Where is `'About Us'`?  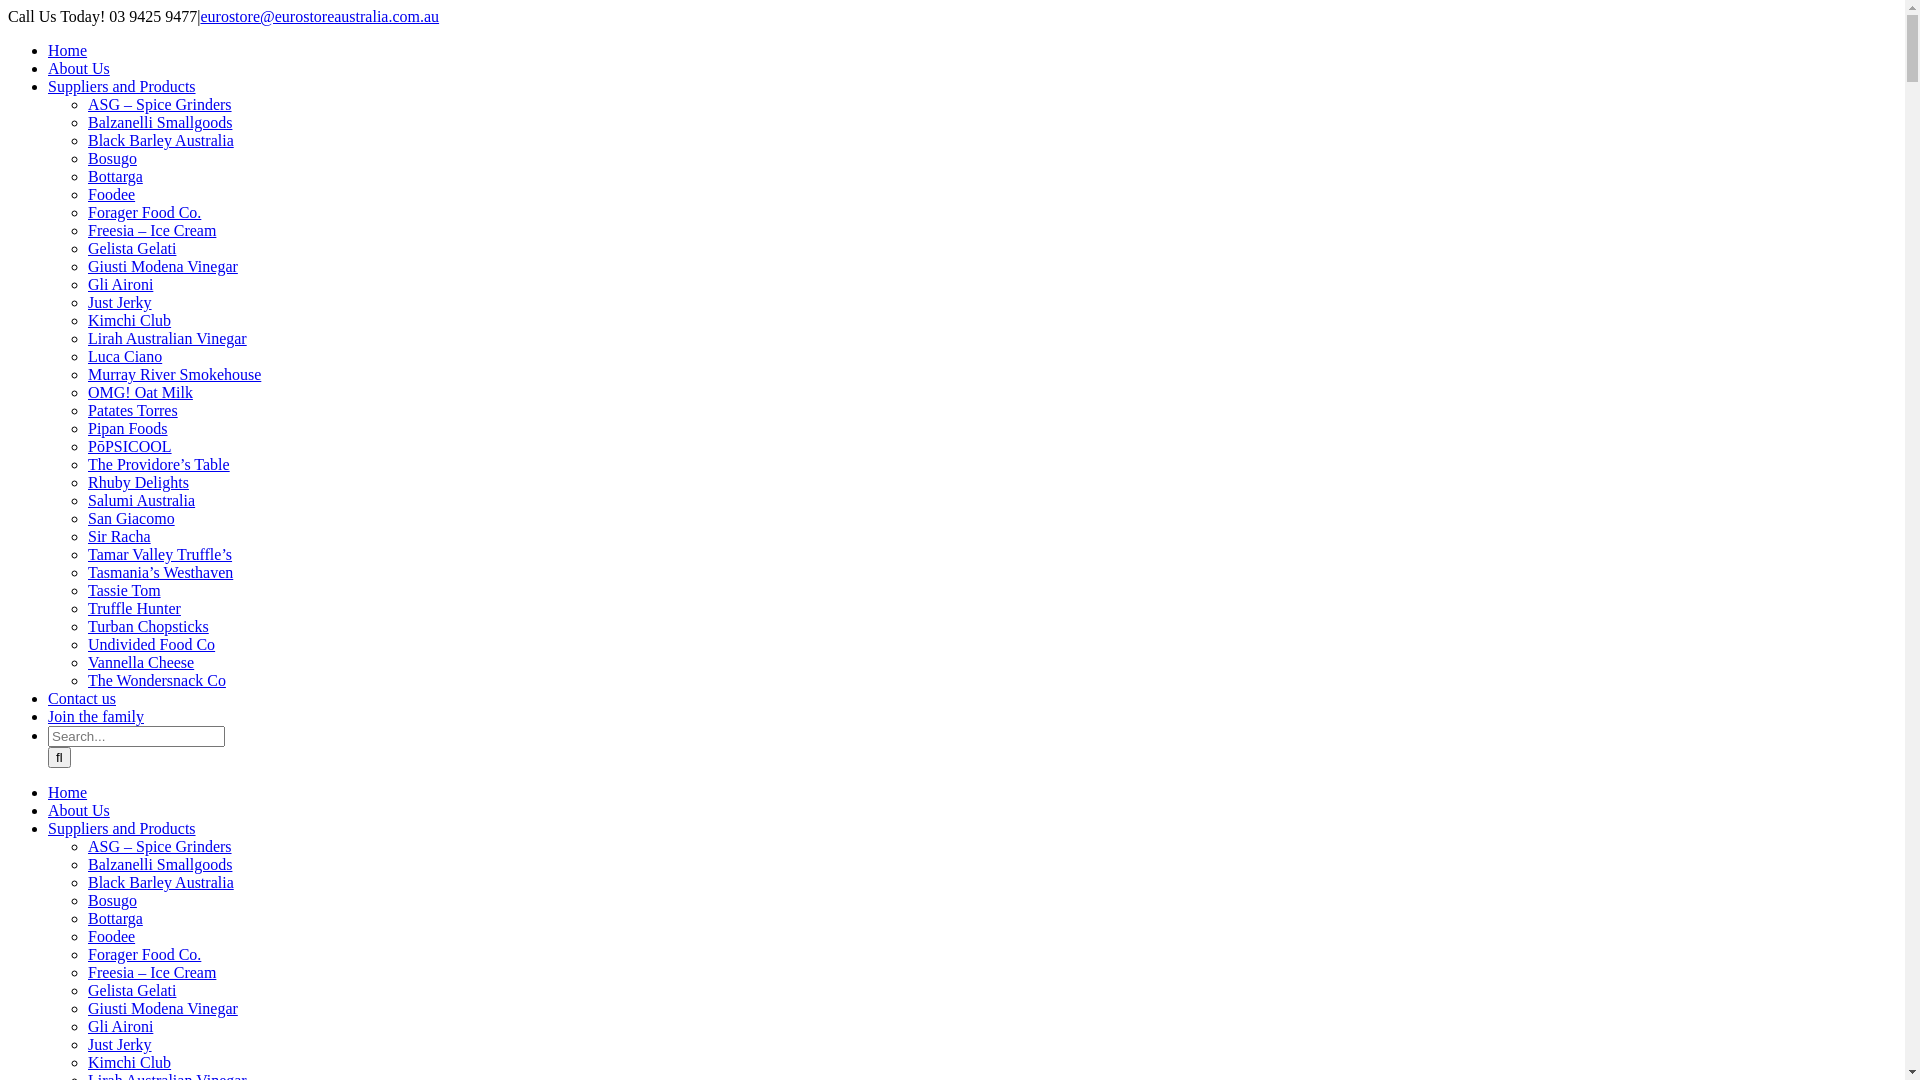 'About Us' is located at coordinates (78, 67).